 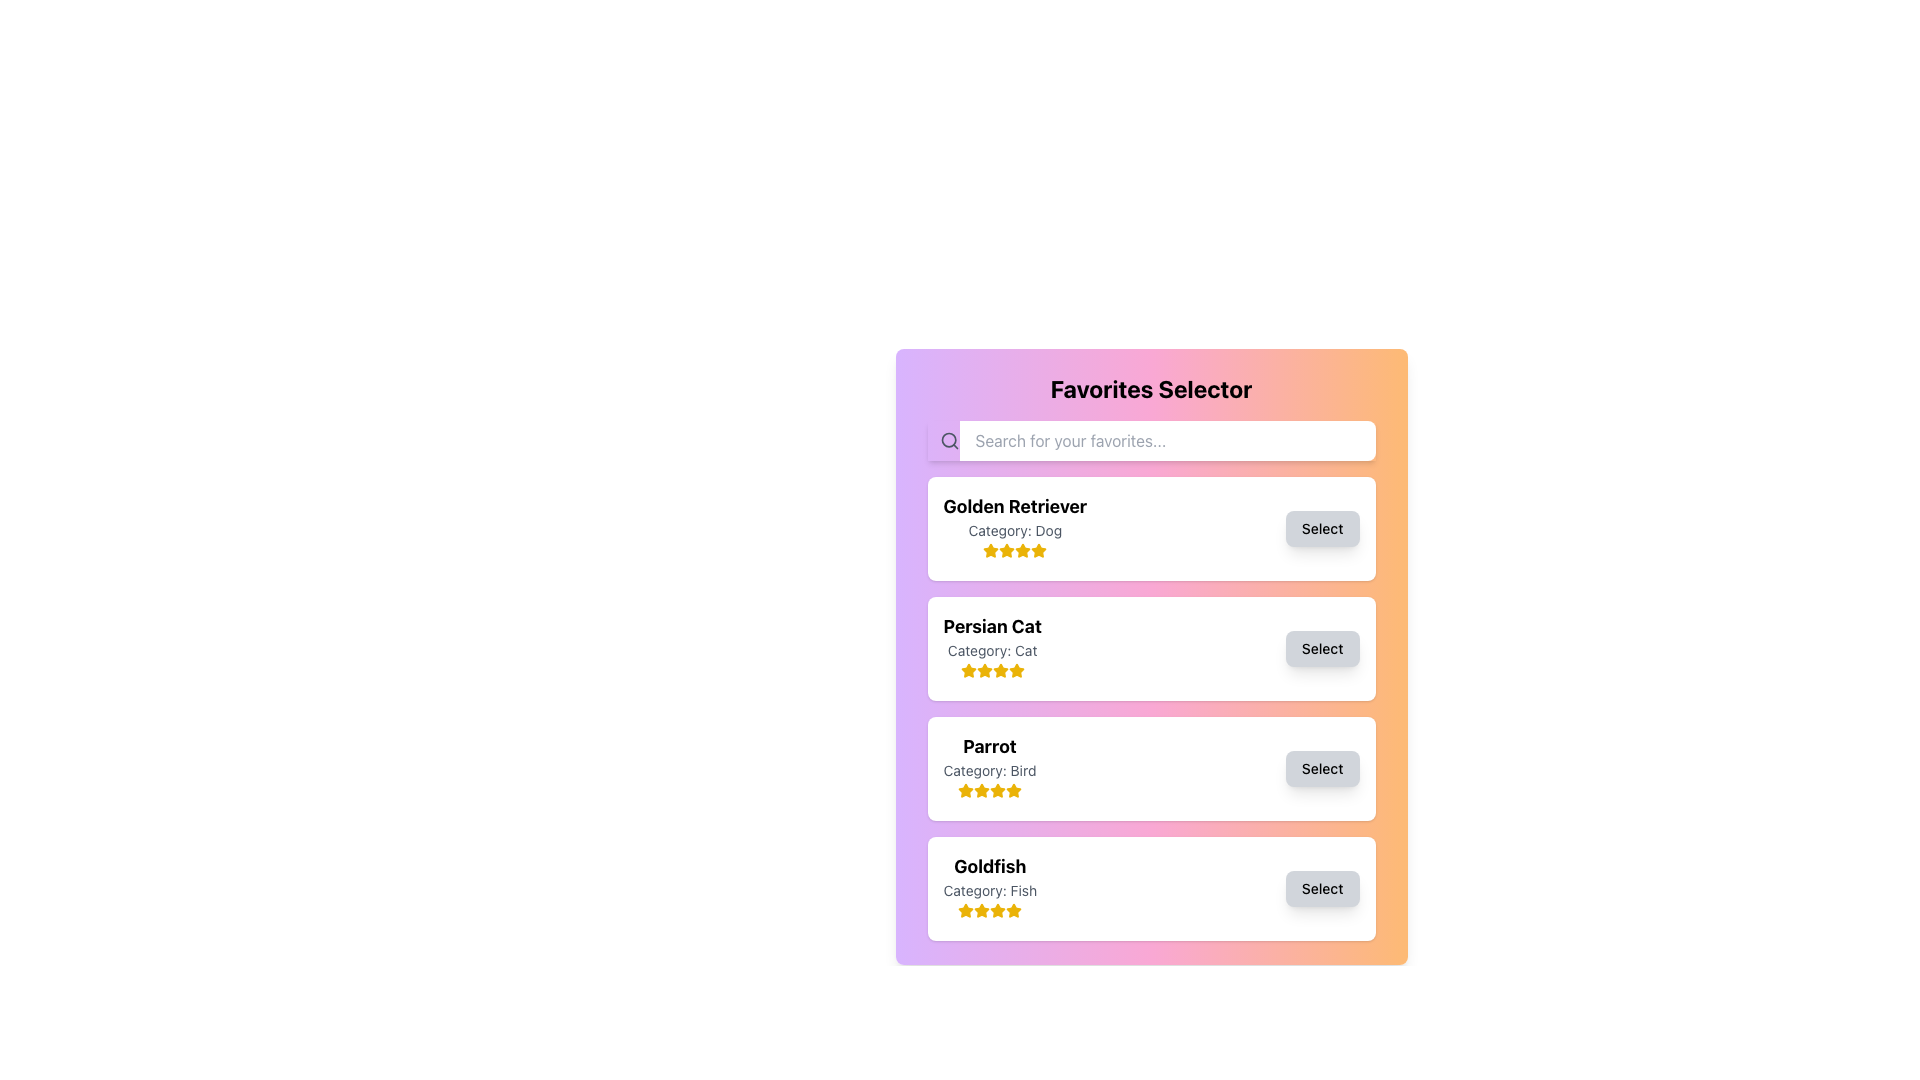 What do you see at coordinates (992, 651) in the screenshot?
I see `the static text label 'Category: Cat' which is positioned below the title 'Persian Cat' and above the star rating section` at bounding box center [992, 651].